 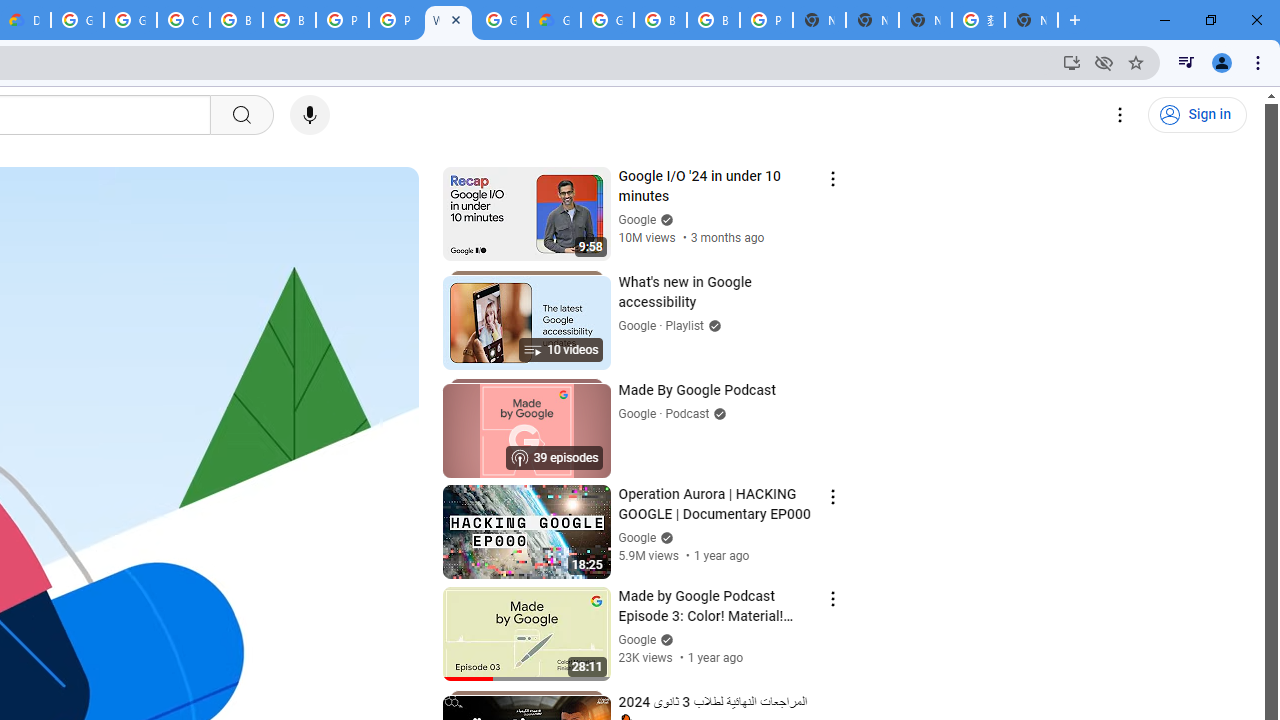 What do you see at coordinates (308, 115) in the screenshot?
I see `'Search with your voice'` at bounding box center [308, 115].